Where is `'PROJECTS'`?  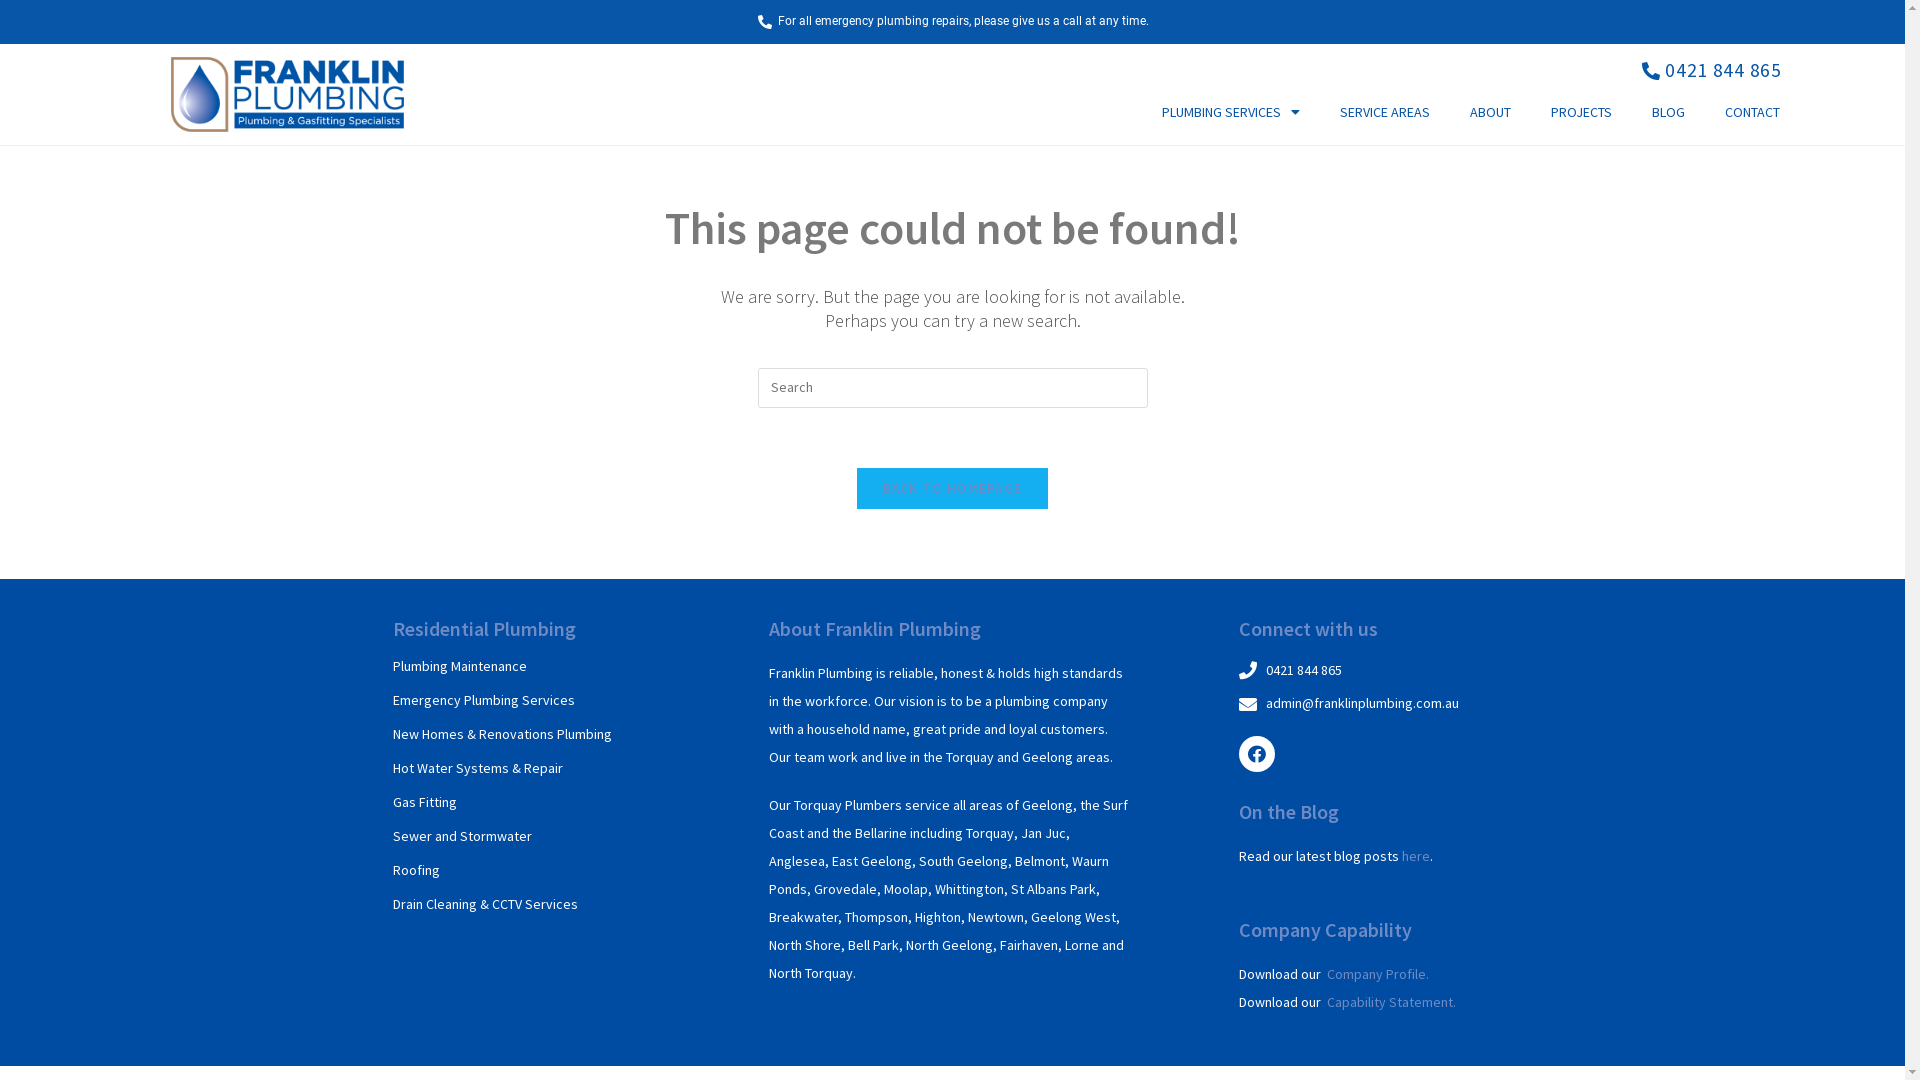 'PROJECTS' is located at coordinates (1580, 111).